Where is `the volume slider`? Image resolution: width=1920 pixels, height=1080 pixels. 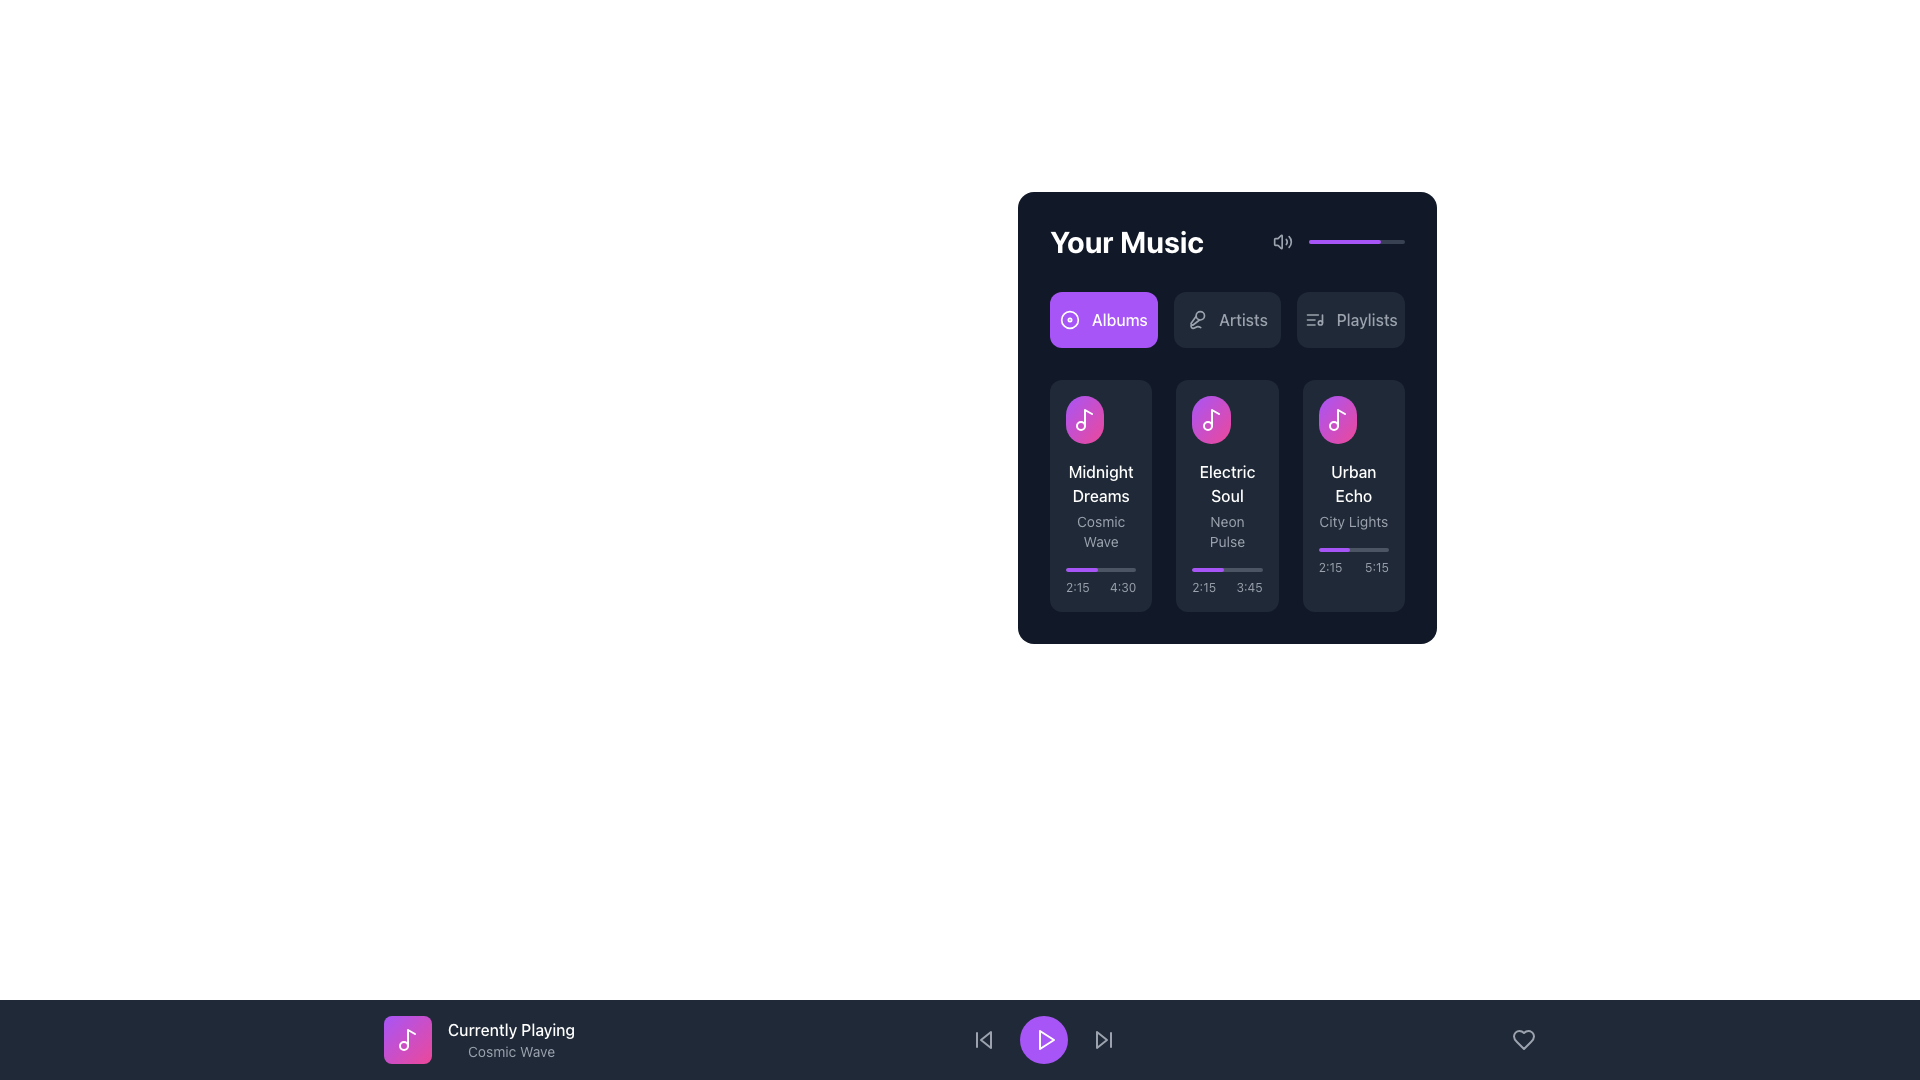 the volume slider is located at coordinates (1312, 241).